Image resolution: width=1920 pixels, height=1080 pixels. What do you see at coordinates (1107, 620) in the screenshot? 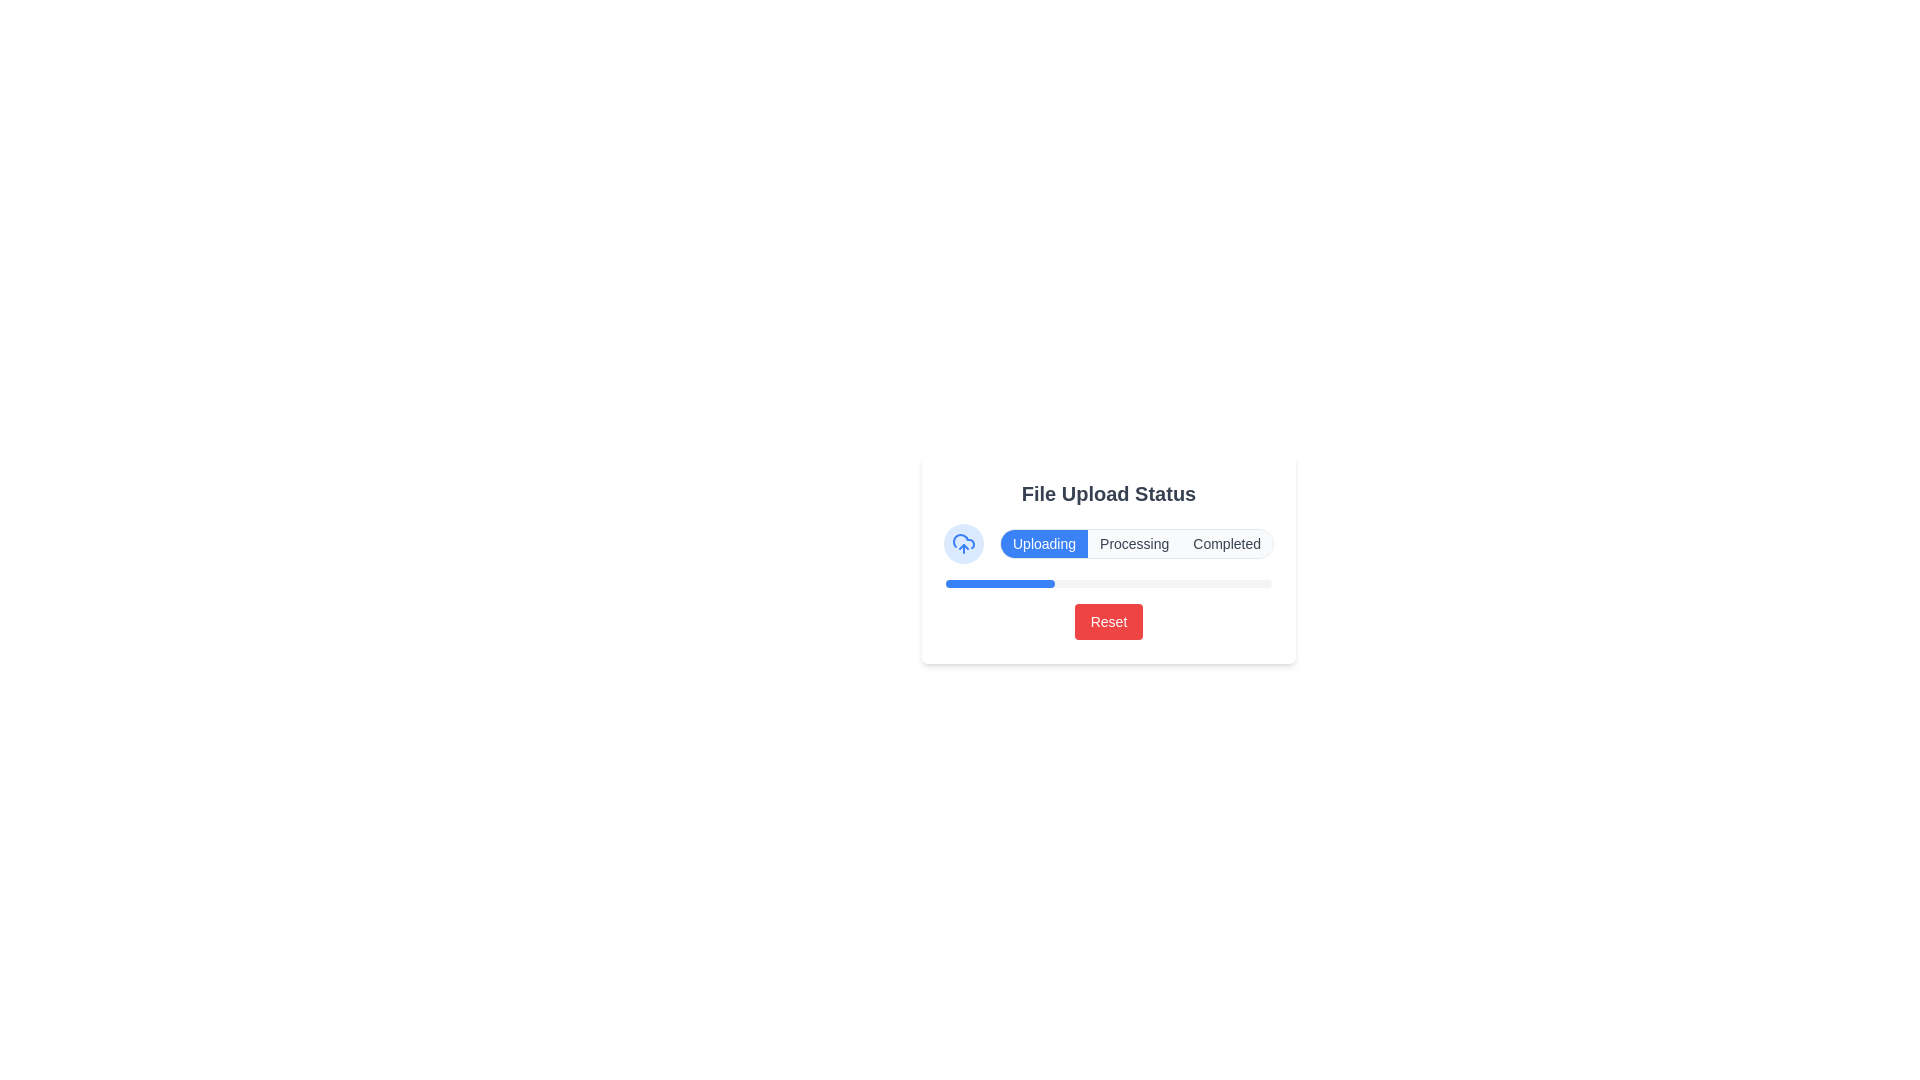
I see `the reset button located at the bottom of the 'File Upload Status' card component` at bounding box center [1107, 620].